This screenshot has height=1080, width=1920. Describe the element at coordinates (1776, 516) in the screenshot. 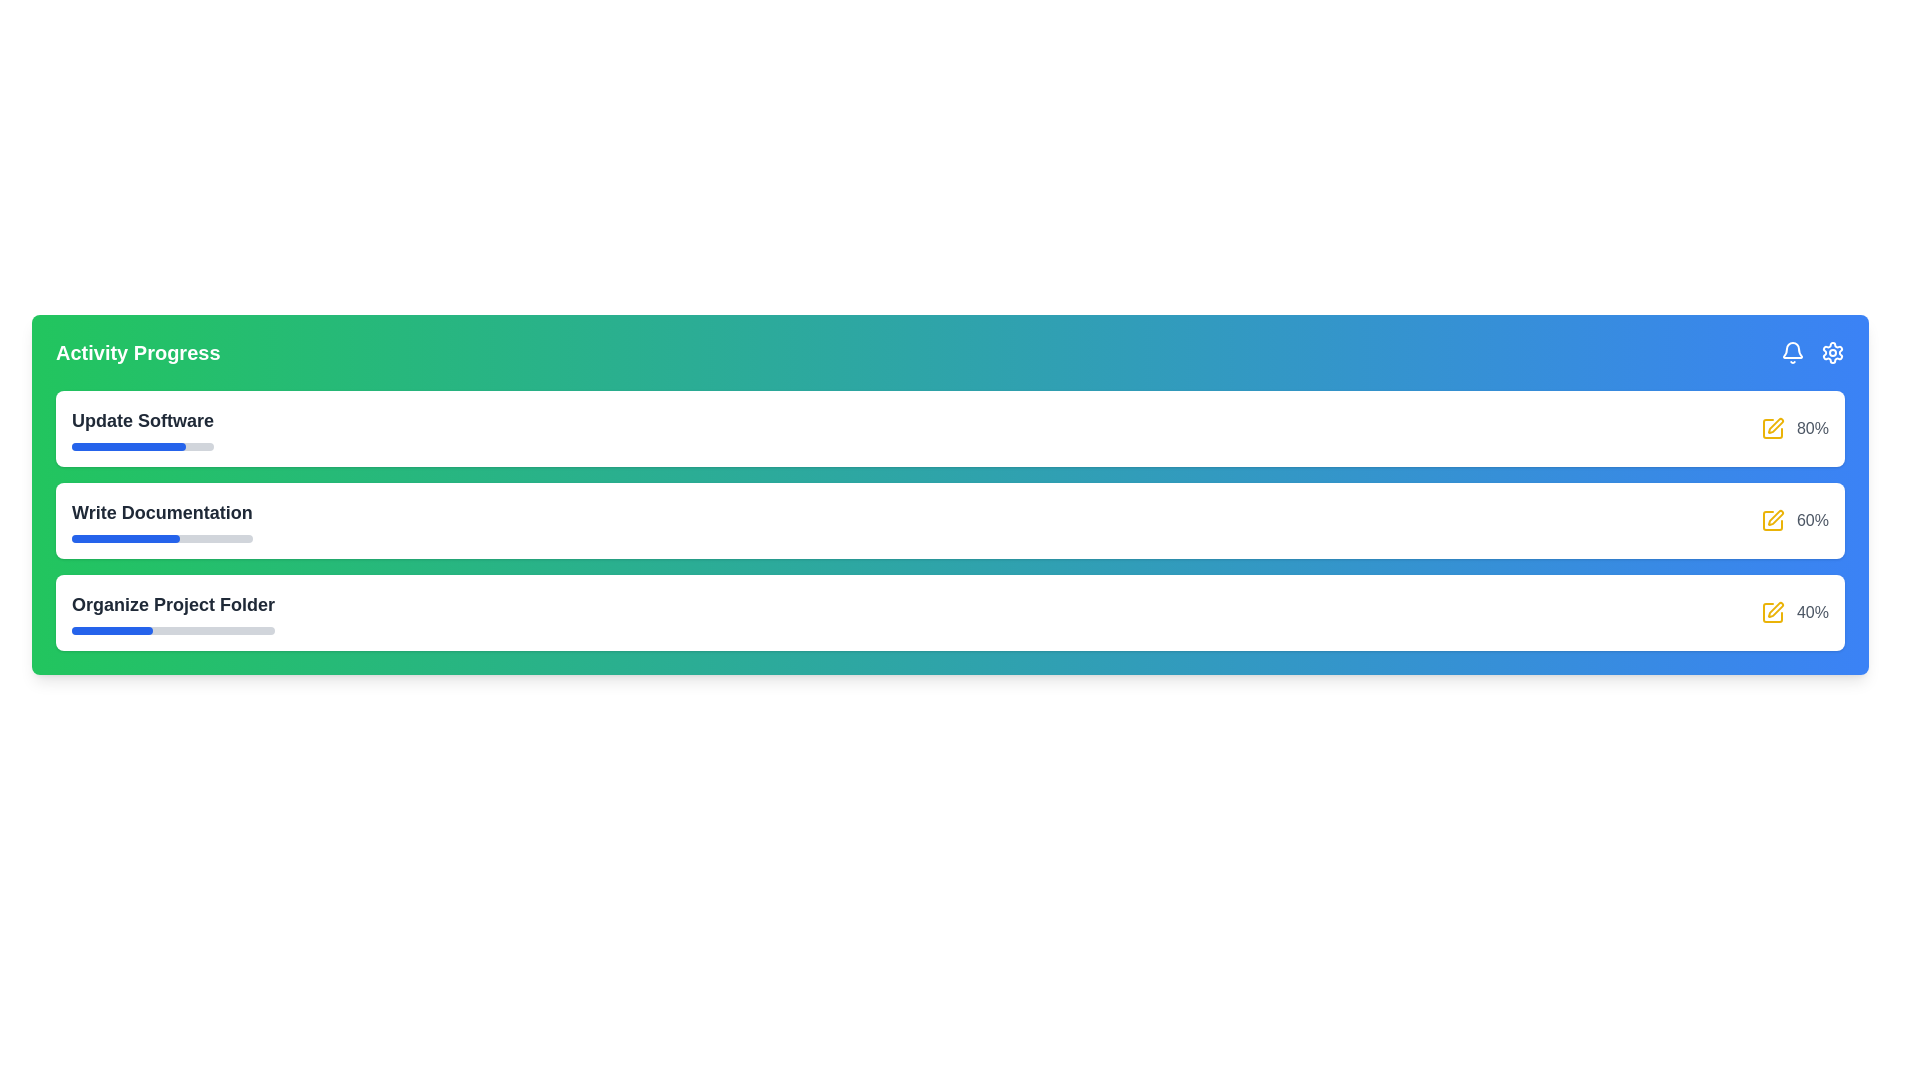

I see `the pen icon with a yellow outline, located next to the '60%' text indicator for the 'Write Documentation' task` at that location.